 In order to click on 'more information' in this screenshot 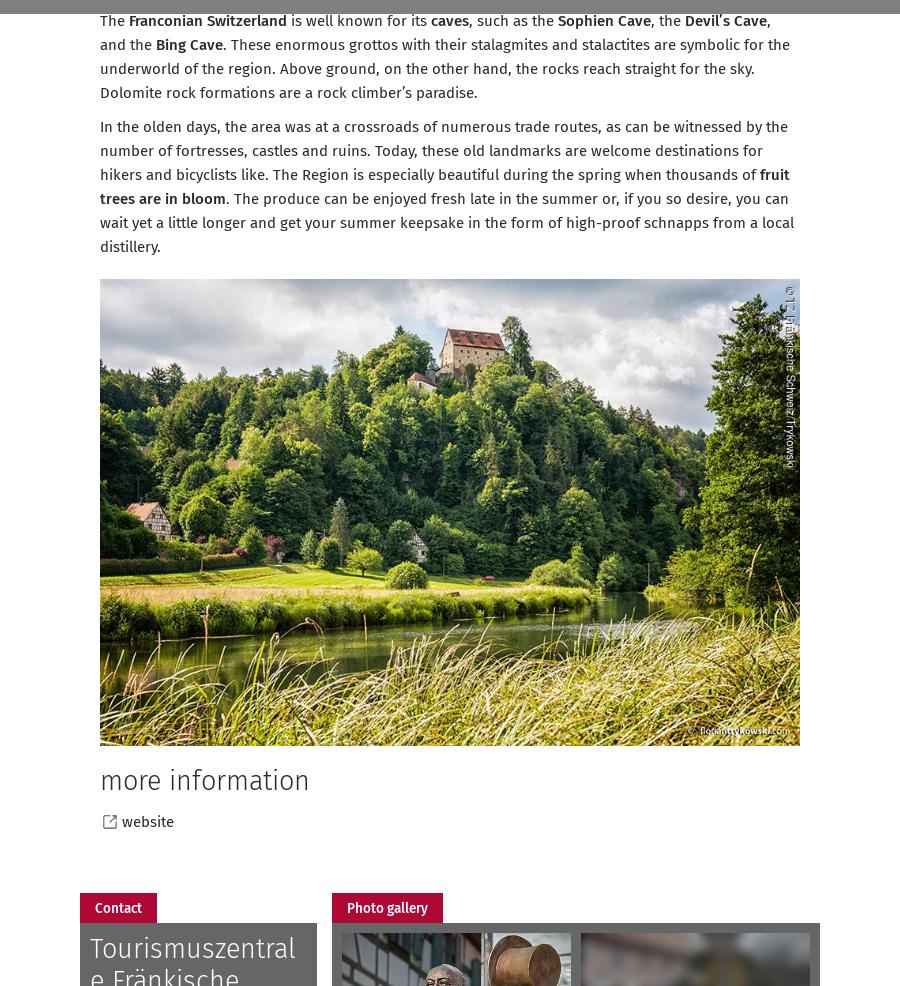, I will do `click(205, 781)`.